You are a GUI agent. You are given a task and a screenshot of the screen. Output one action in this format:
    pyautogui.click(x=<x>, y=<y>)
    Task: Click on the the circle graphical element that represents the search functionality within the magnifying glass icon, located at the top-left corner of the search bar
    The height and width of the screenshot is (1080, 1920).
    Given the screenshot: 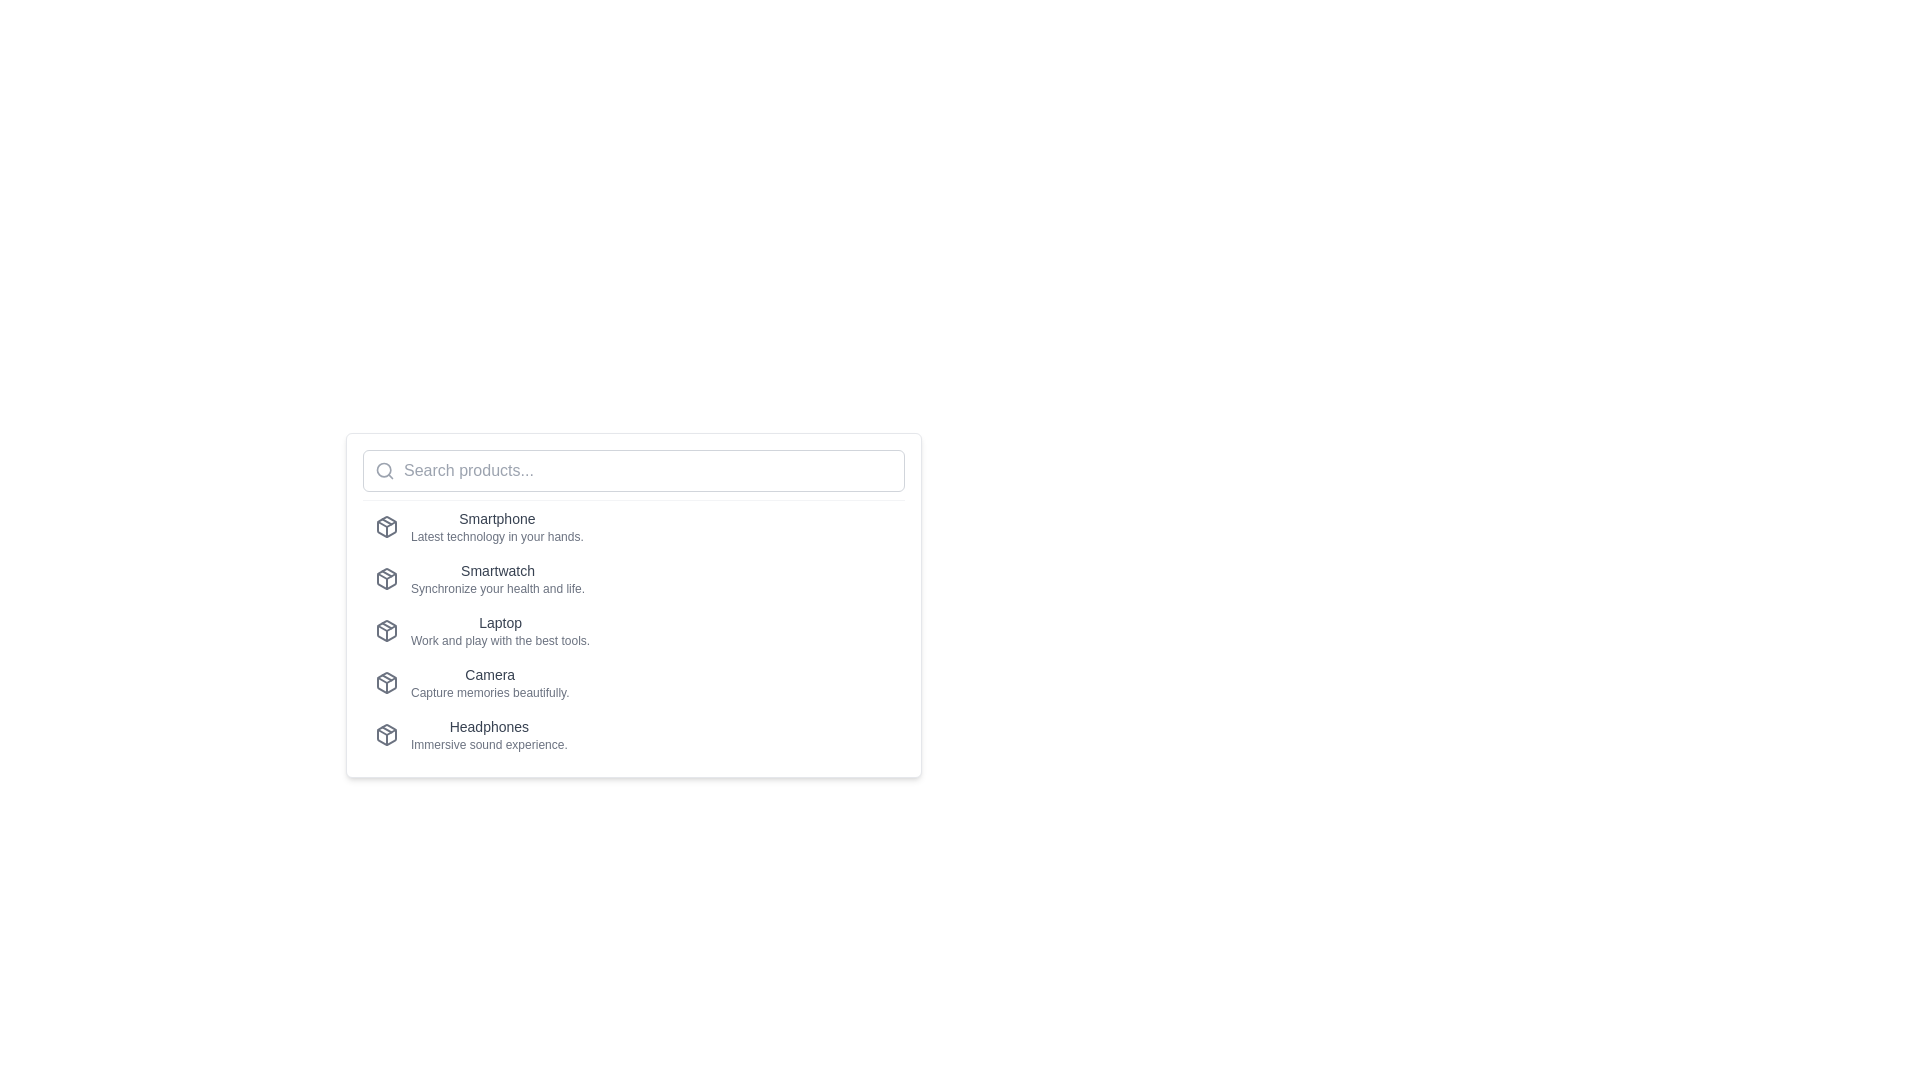 What is the action you would take?
    pyautogui.click(x=384, y=470)
    